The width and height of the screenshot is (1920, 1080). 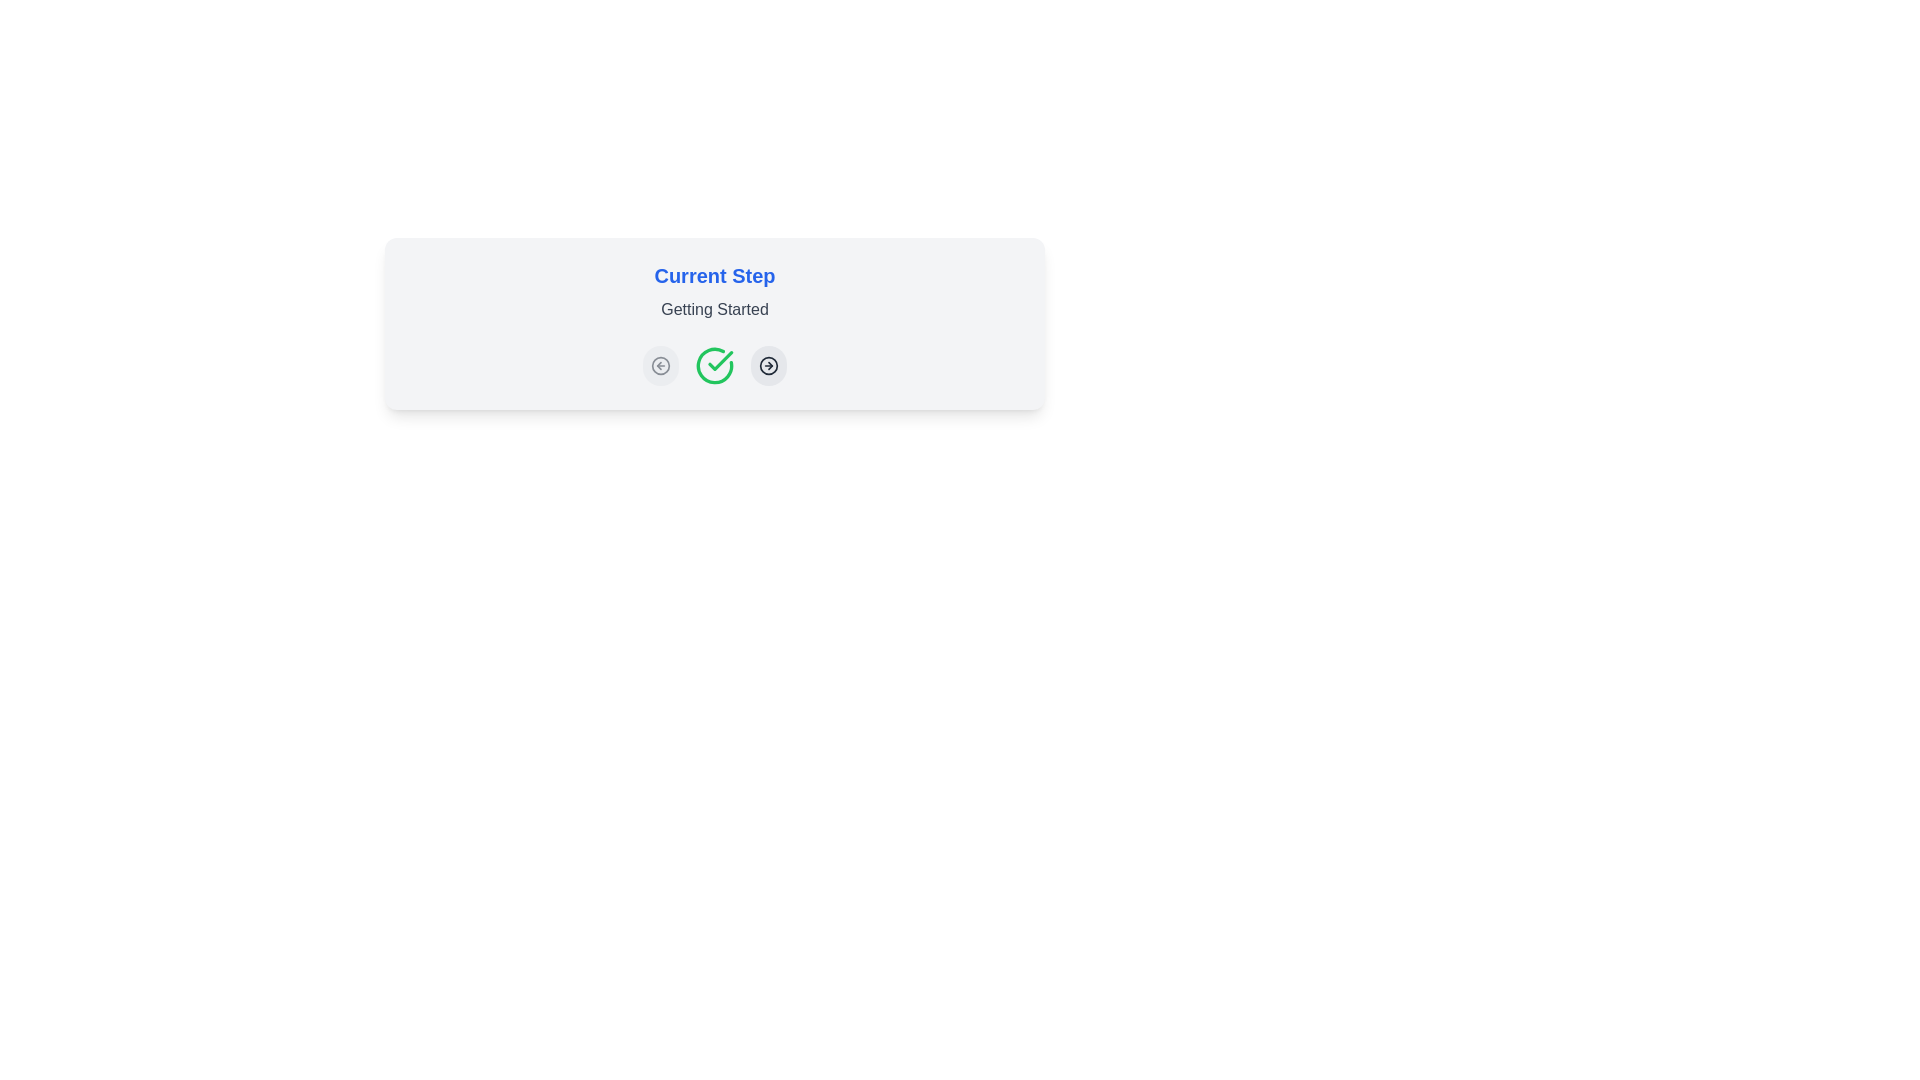 I want to click on the rightward arrow icon enclosed within a circle, which is part of the group of three circular action icons located centrally below the 'Current Step' text, so click(x=767, y=366).